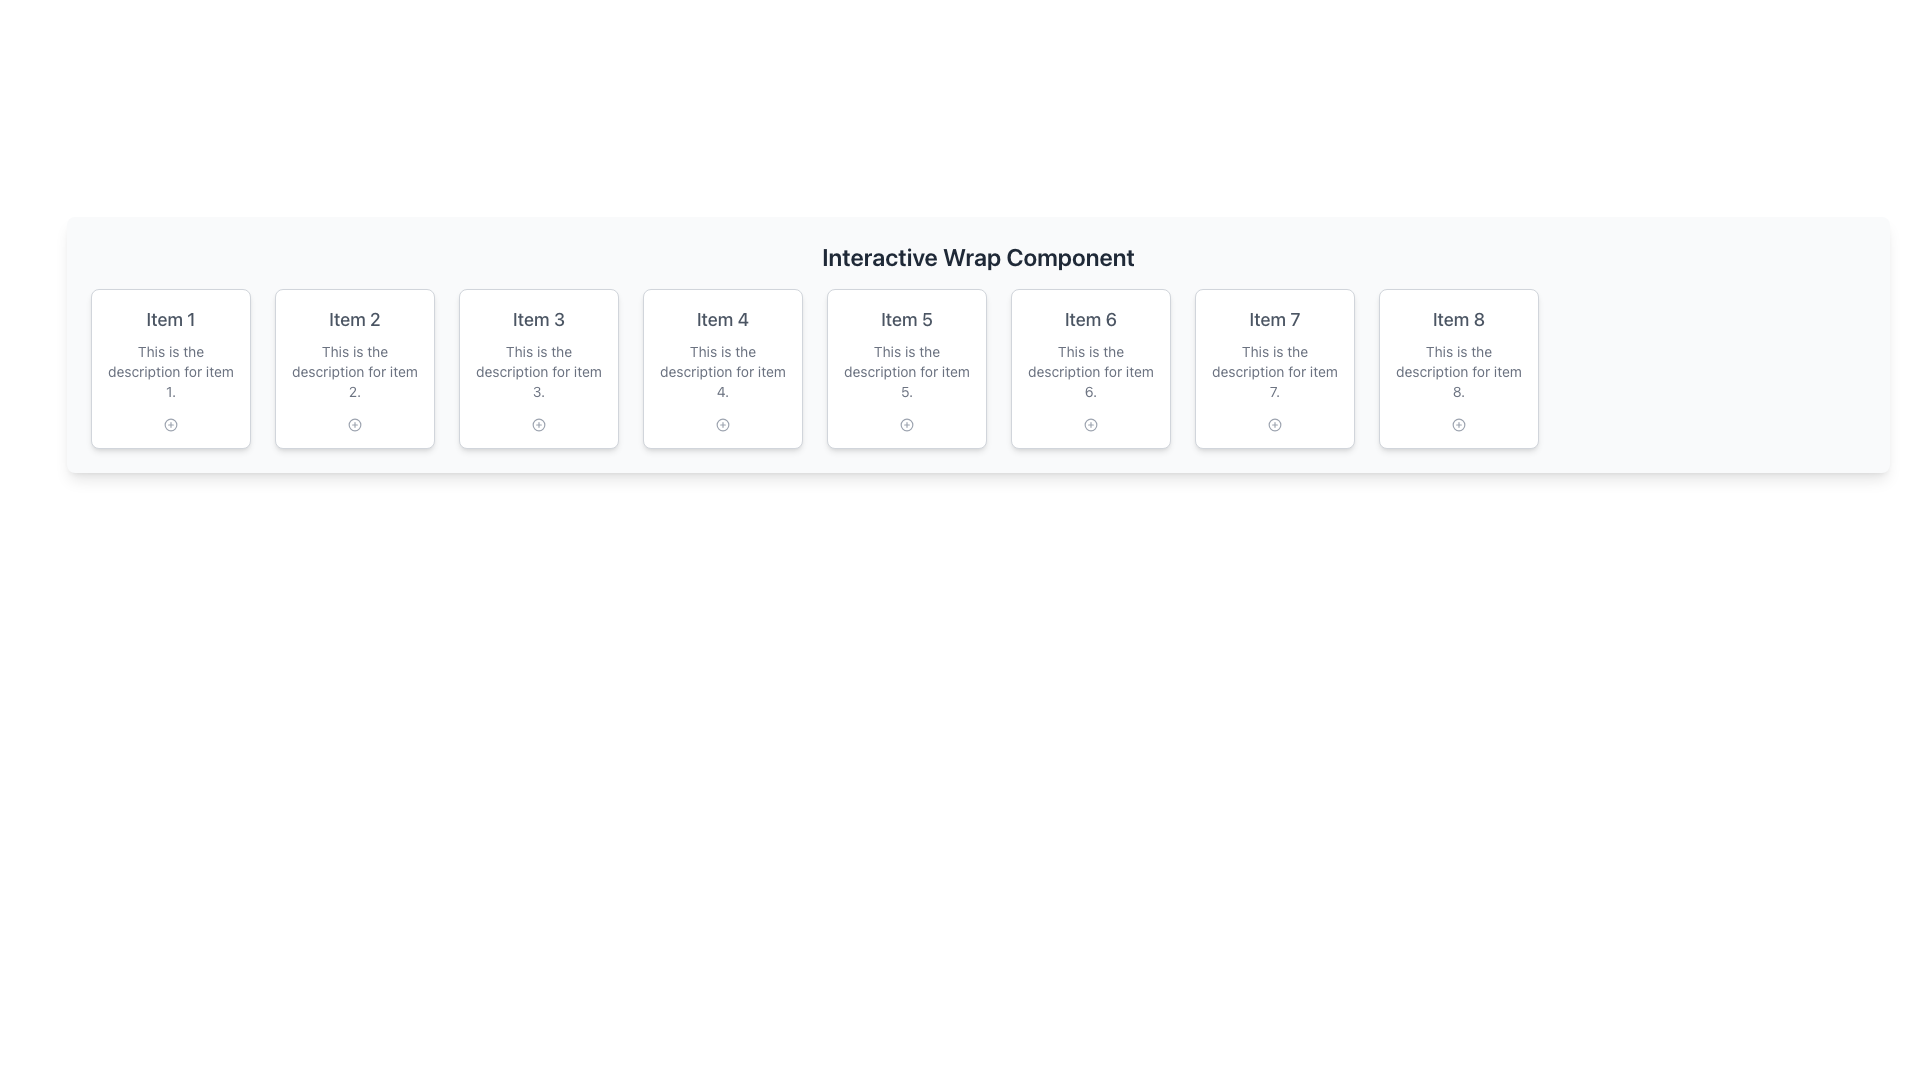 The width and height of the screenshot is (1920, 1080). I want to click on the circular SVG shape that is part of the '+' icon, located at the bottom-center of the first item labeled 'Item 1' in the list, so click(171, 423).